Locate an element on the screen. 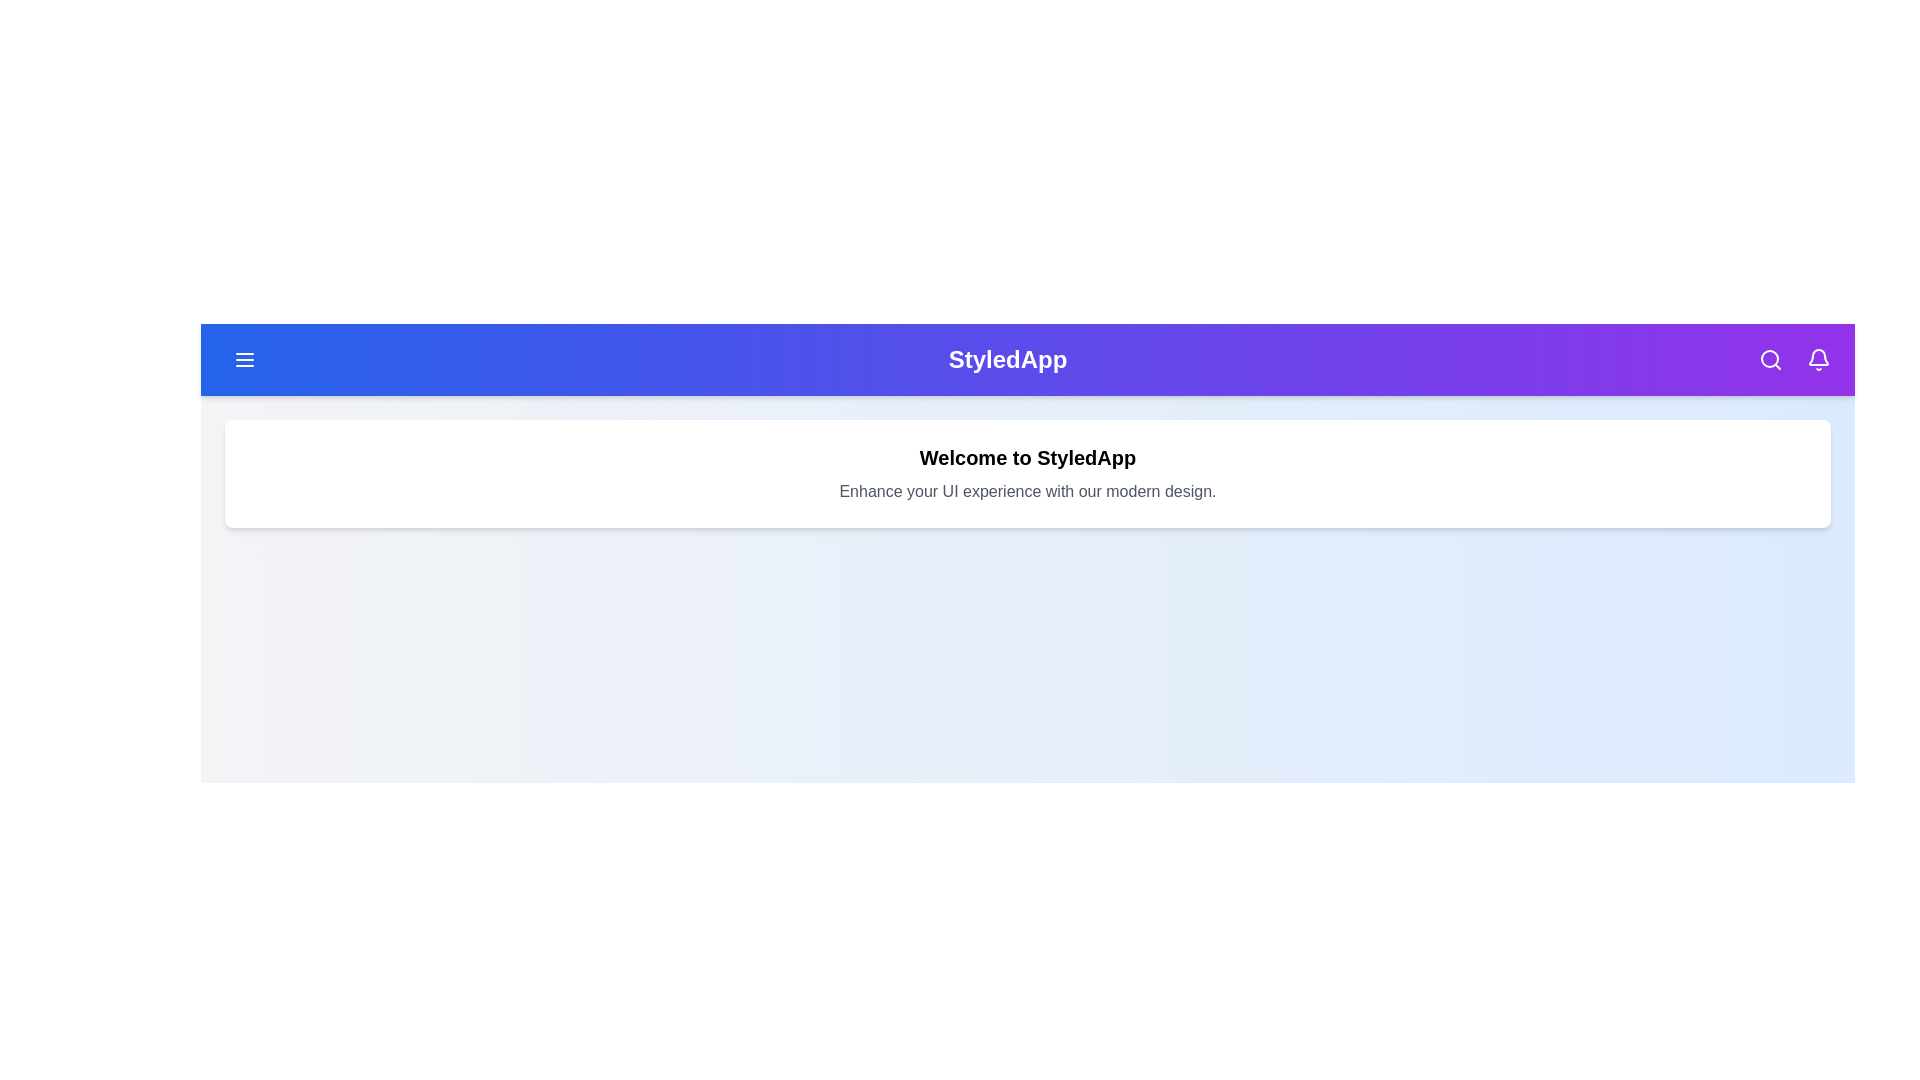 This screenshot has height=1080, width=1920. the app title 'StyledApp' in the center of the app bar is located at coordinates (1008, 358).